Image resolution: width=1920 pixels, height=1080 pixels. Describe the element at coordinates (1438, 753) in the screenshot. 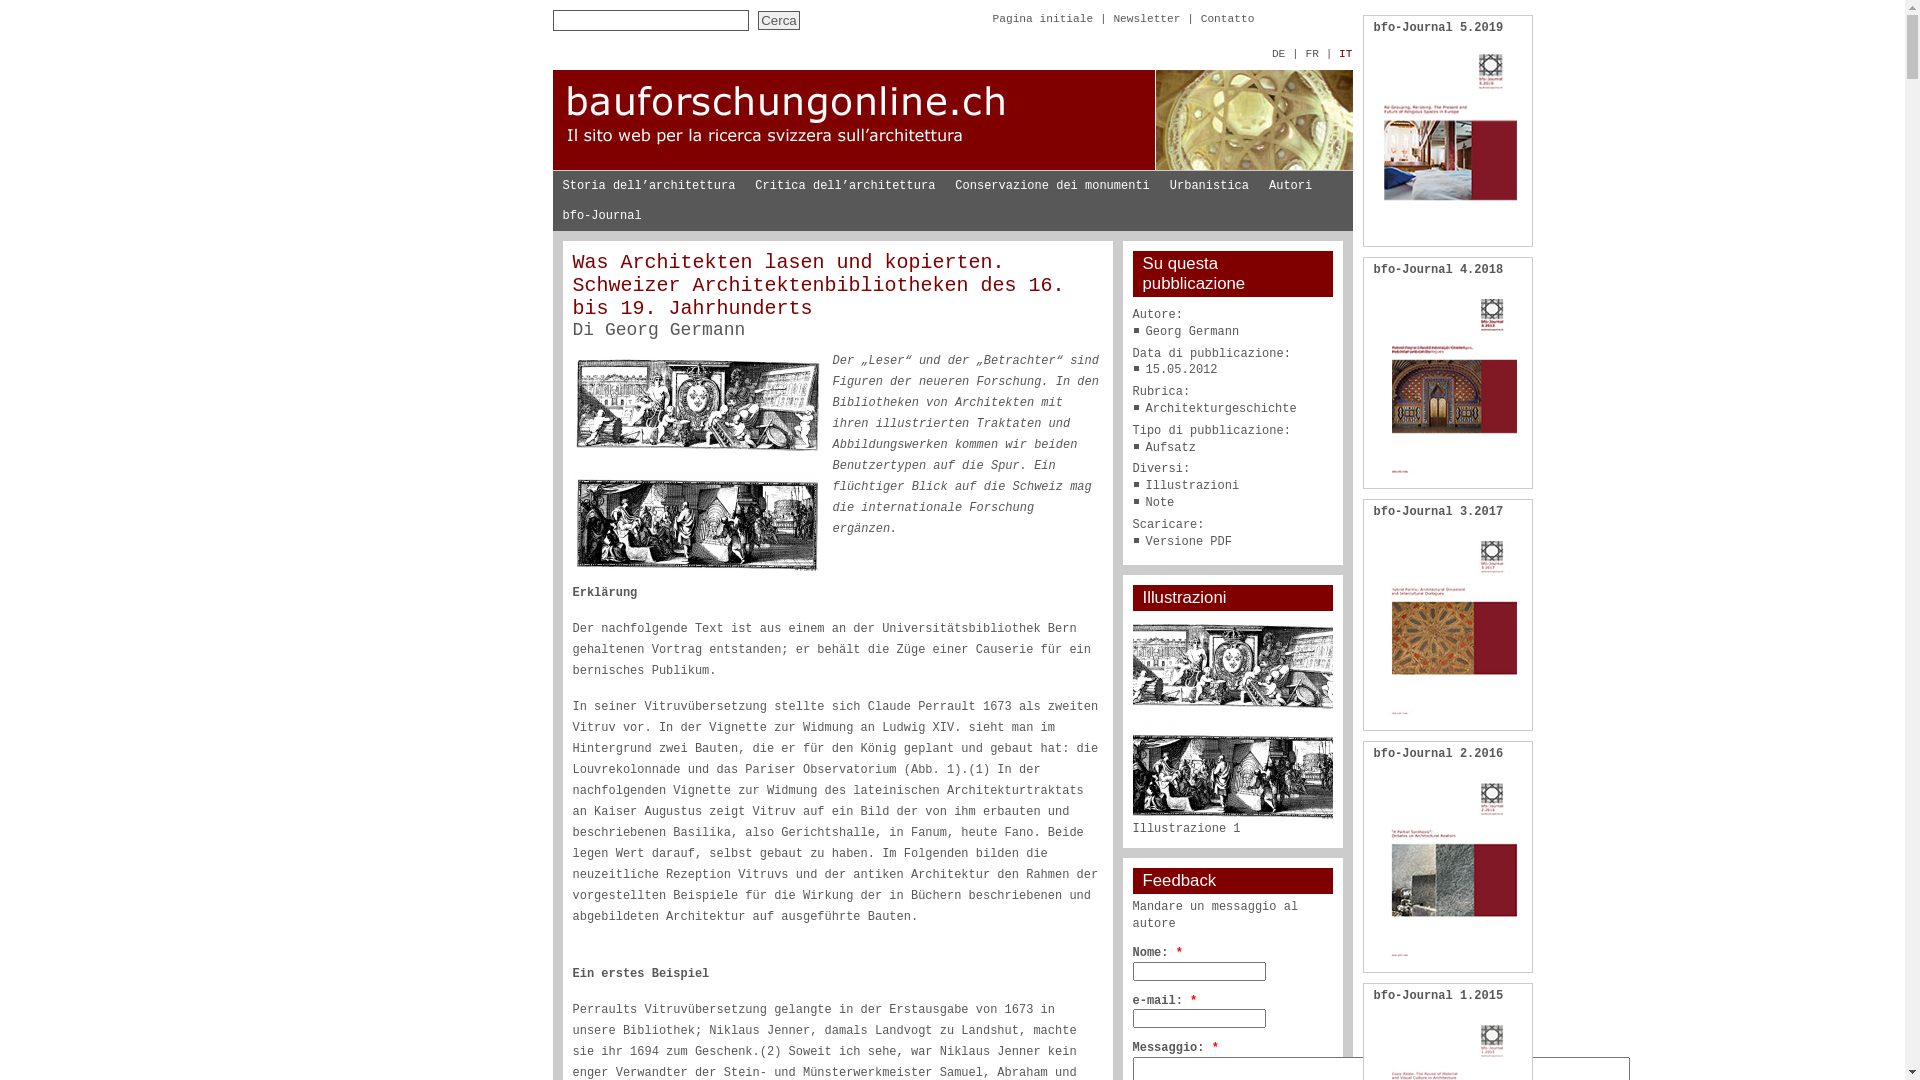

I see `'bfo-Journal 2.2016'` at that location.